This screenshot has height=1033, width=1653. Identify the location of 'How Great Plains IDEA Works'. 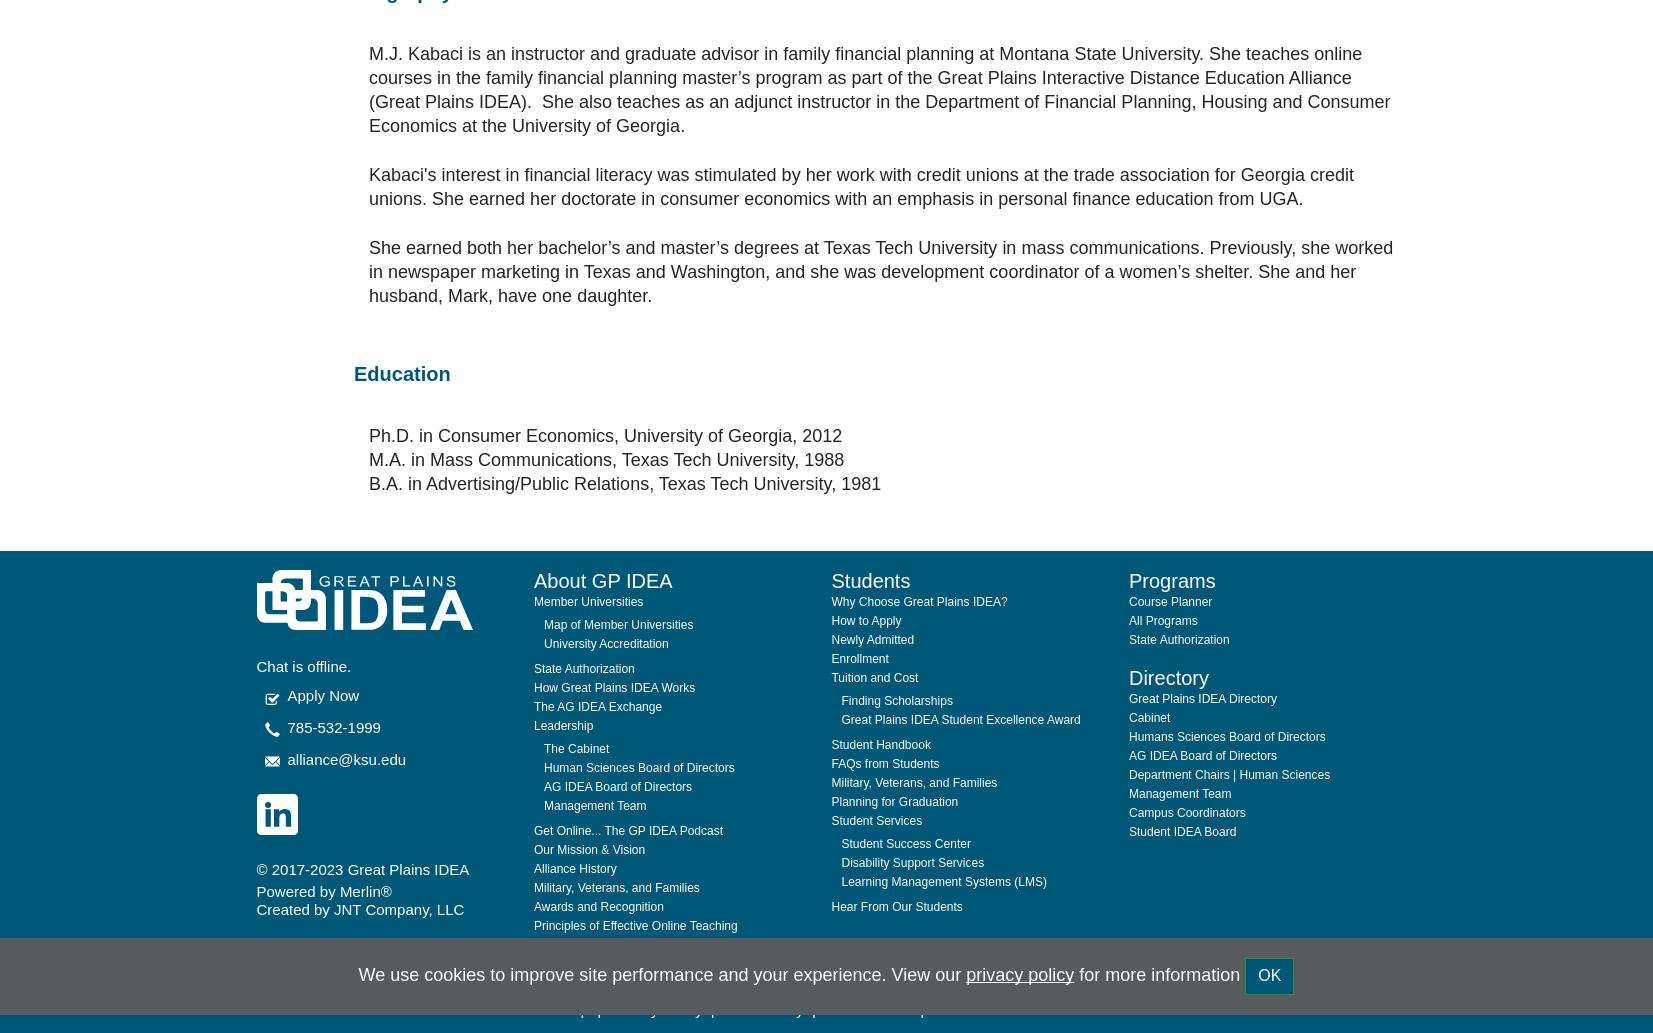
(532, 638).